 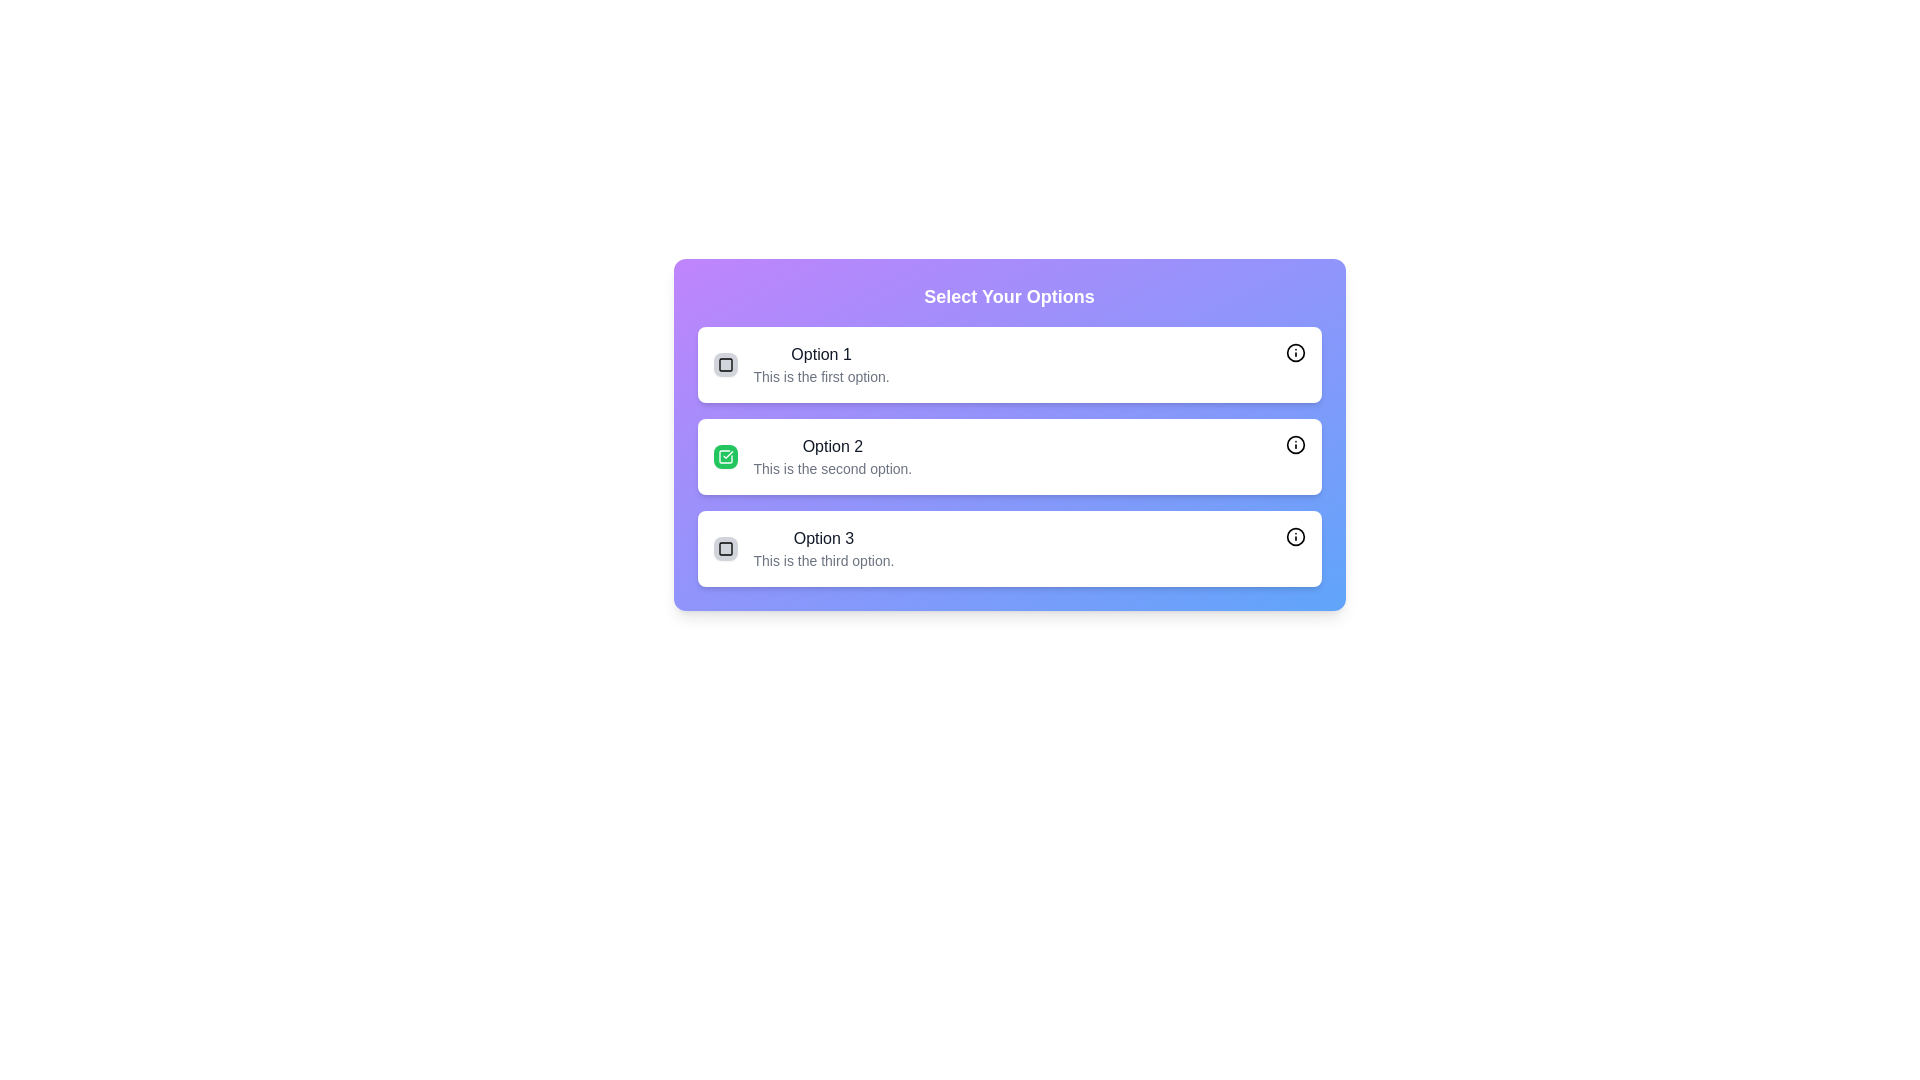 What do you see at coordinates (823, 560) in the screenshot?
I see `the descriptive text element located under the 'Option 3' title in the 'Select Your Options' list` at bounding box center [823, 560].